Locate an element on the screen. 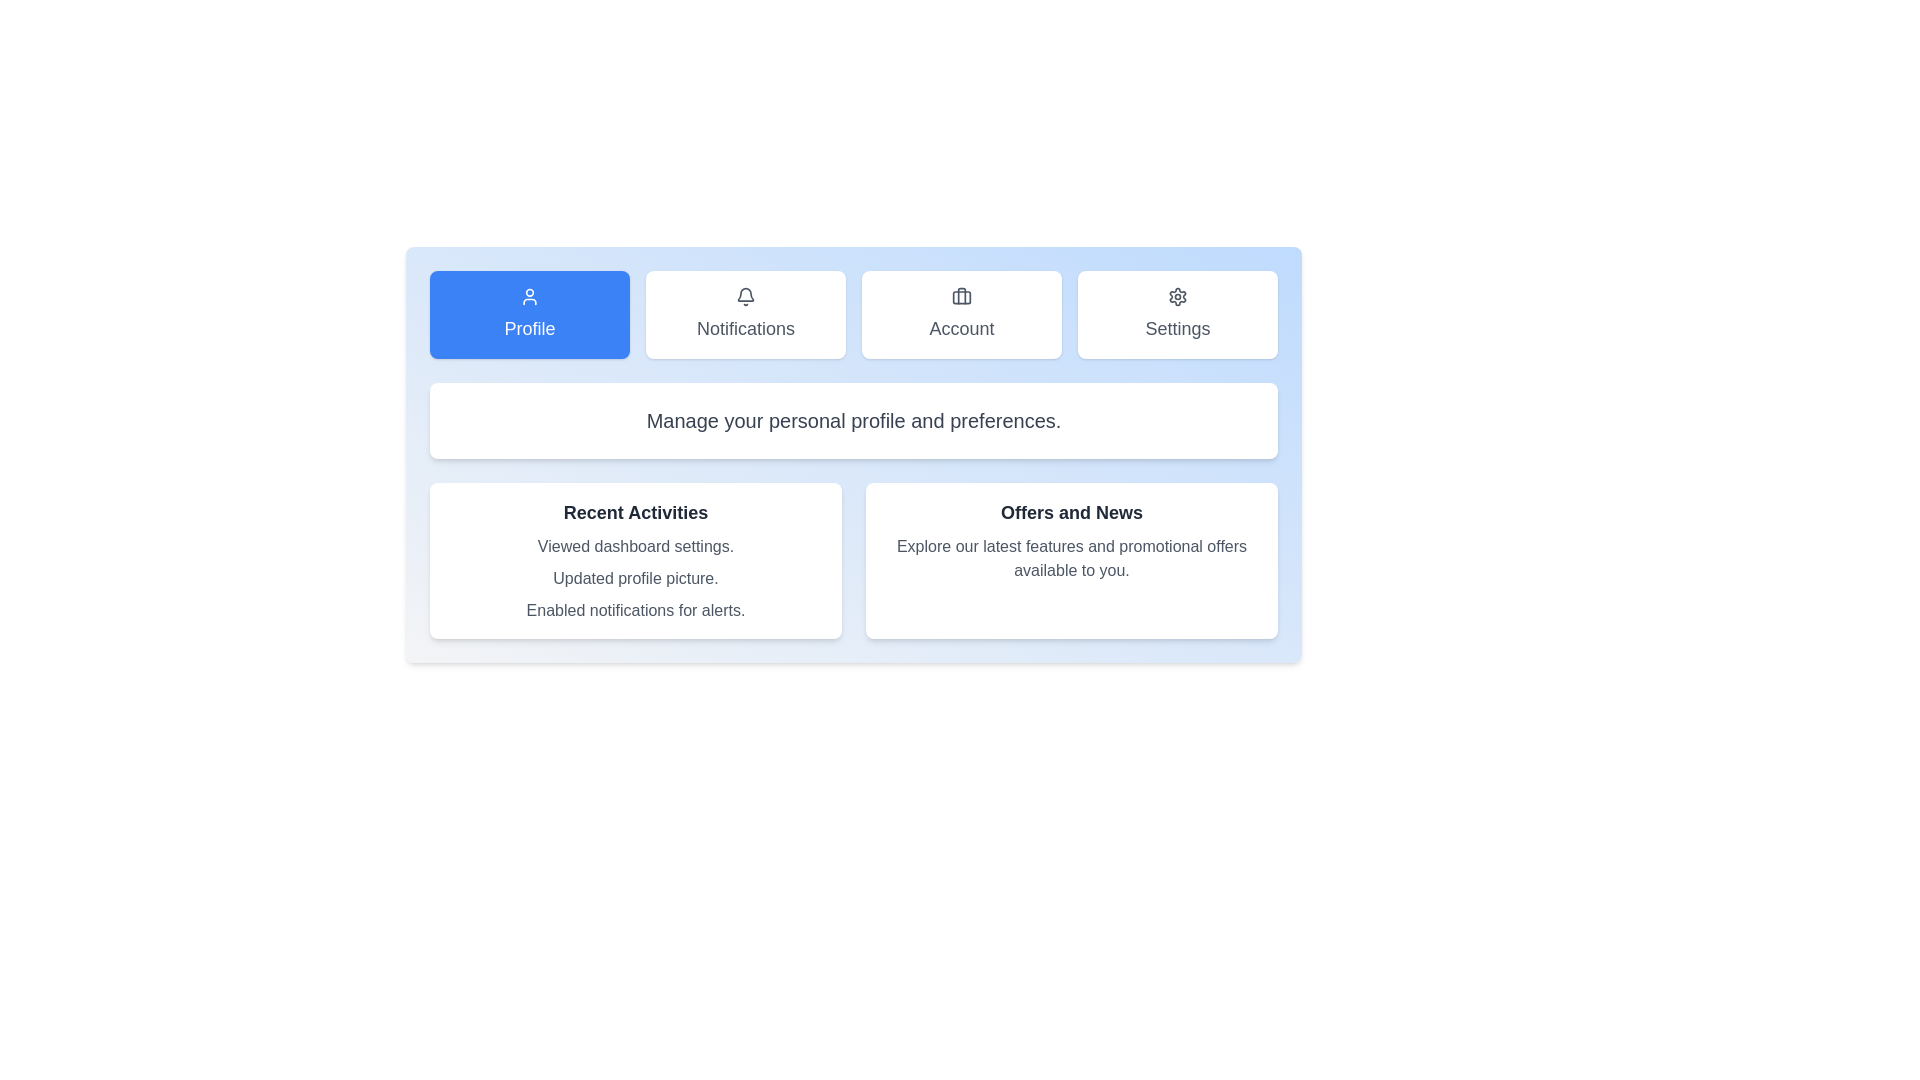 The width and height of the screenshot is (1920, 1080). the Dashboard Panel, which serves as a summary panel providing access to sections like 'Profile', 'Account', and 'Settings' is located at coordinates (854, 455).